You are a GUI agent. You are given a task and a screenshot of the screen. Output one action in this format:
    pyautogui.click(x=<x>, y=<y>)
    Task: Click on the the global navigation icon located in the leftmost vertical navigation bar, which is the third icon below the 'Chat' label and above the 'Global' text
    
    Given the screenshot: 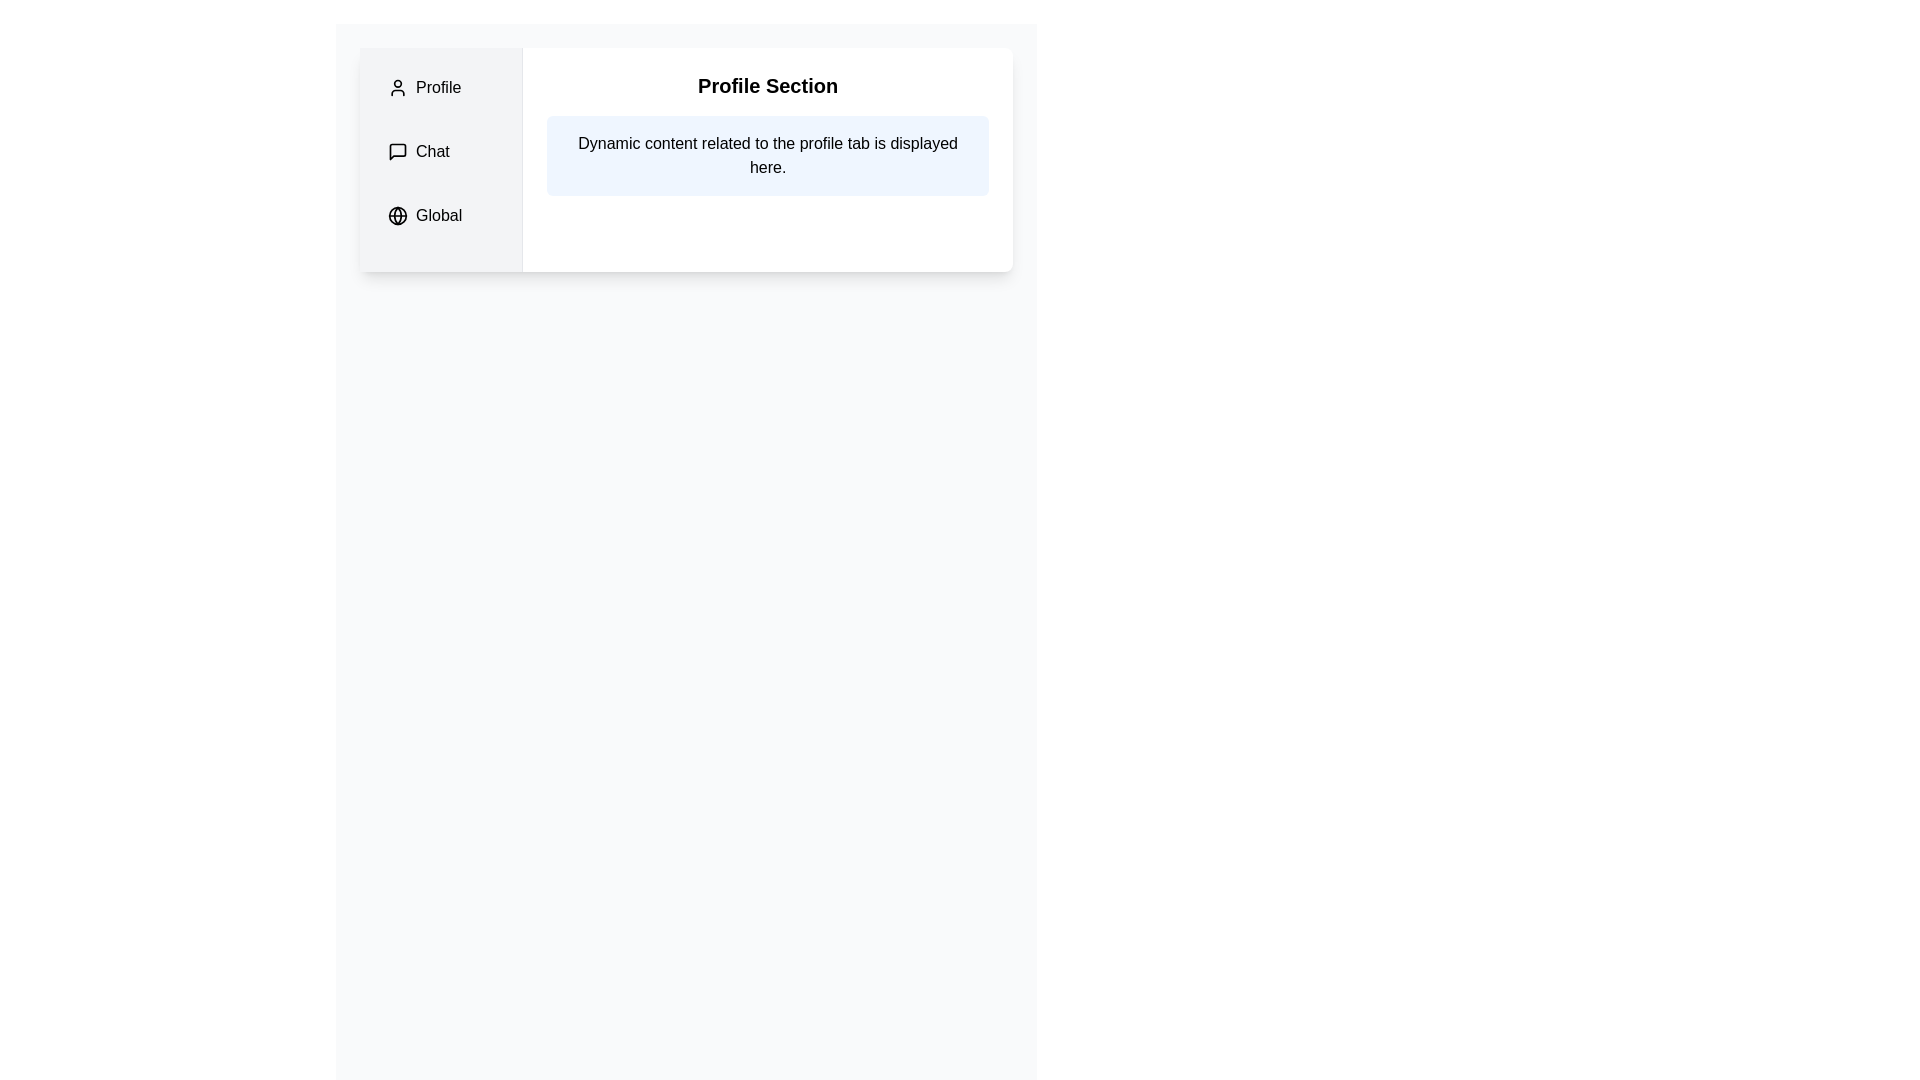 What is the action you would take?
    pyautogui.click(x=398, y=216)
    